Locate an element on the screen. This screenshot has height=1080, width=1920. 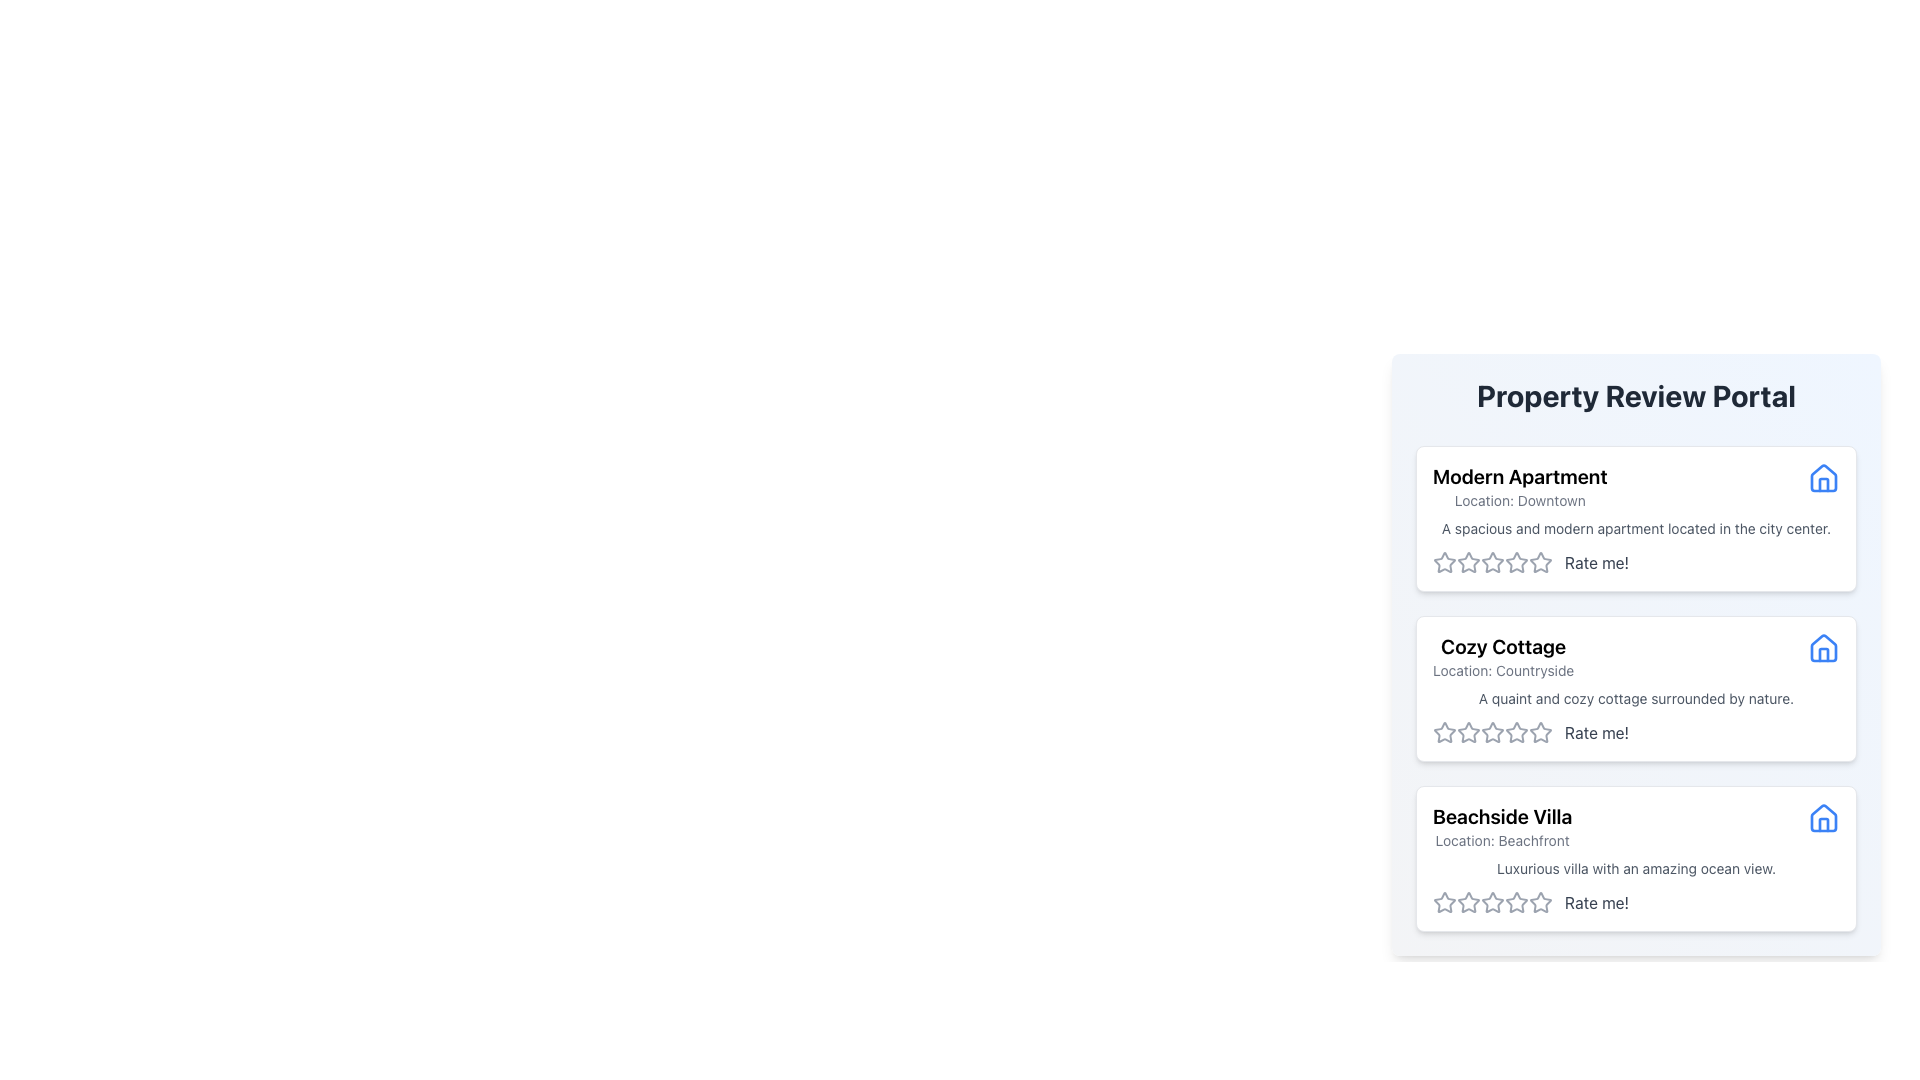
the house icon outlined in blue located on the right side of the last card titled 'Beachside Villa' is located at coordinates (1824, 818).